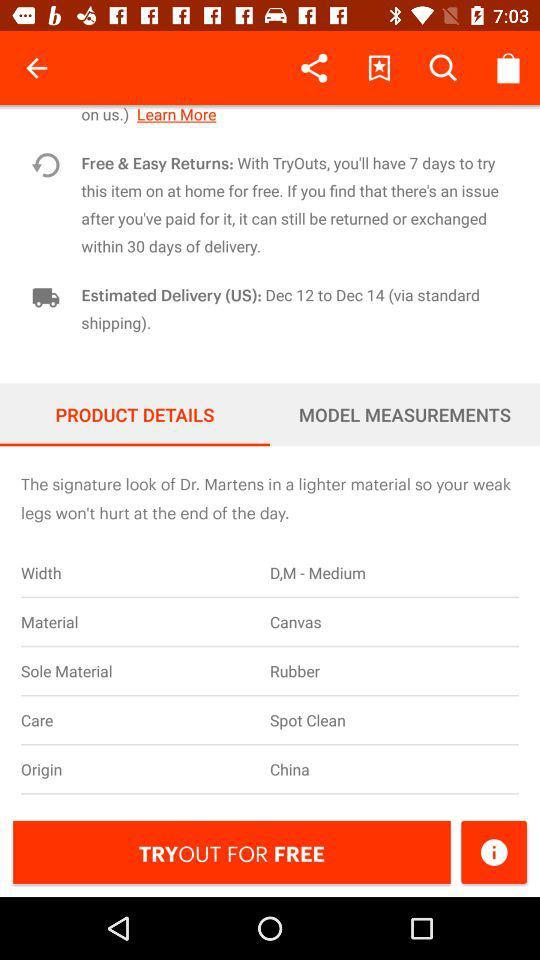 This screenshot has height=960, width=540. I want to click on the item above the free easy returns icon, so click(293, 114).